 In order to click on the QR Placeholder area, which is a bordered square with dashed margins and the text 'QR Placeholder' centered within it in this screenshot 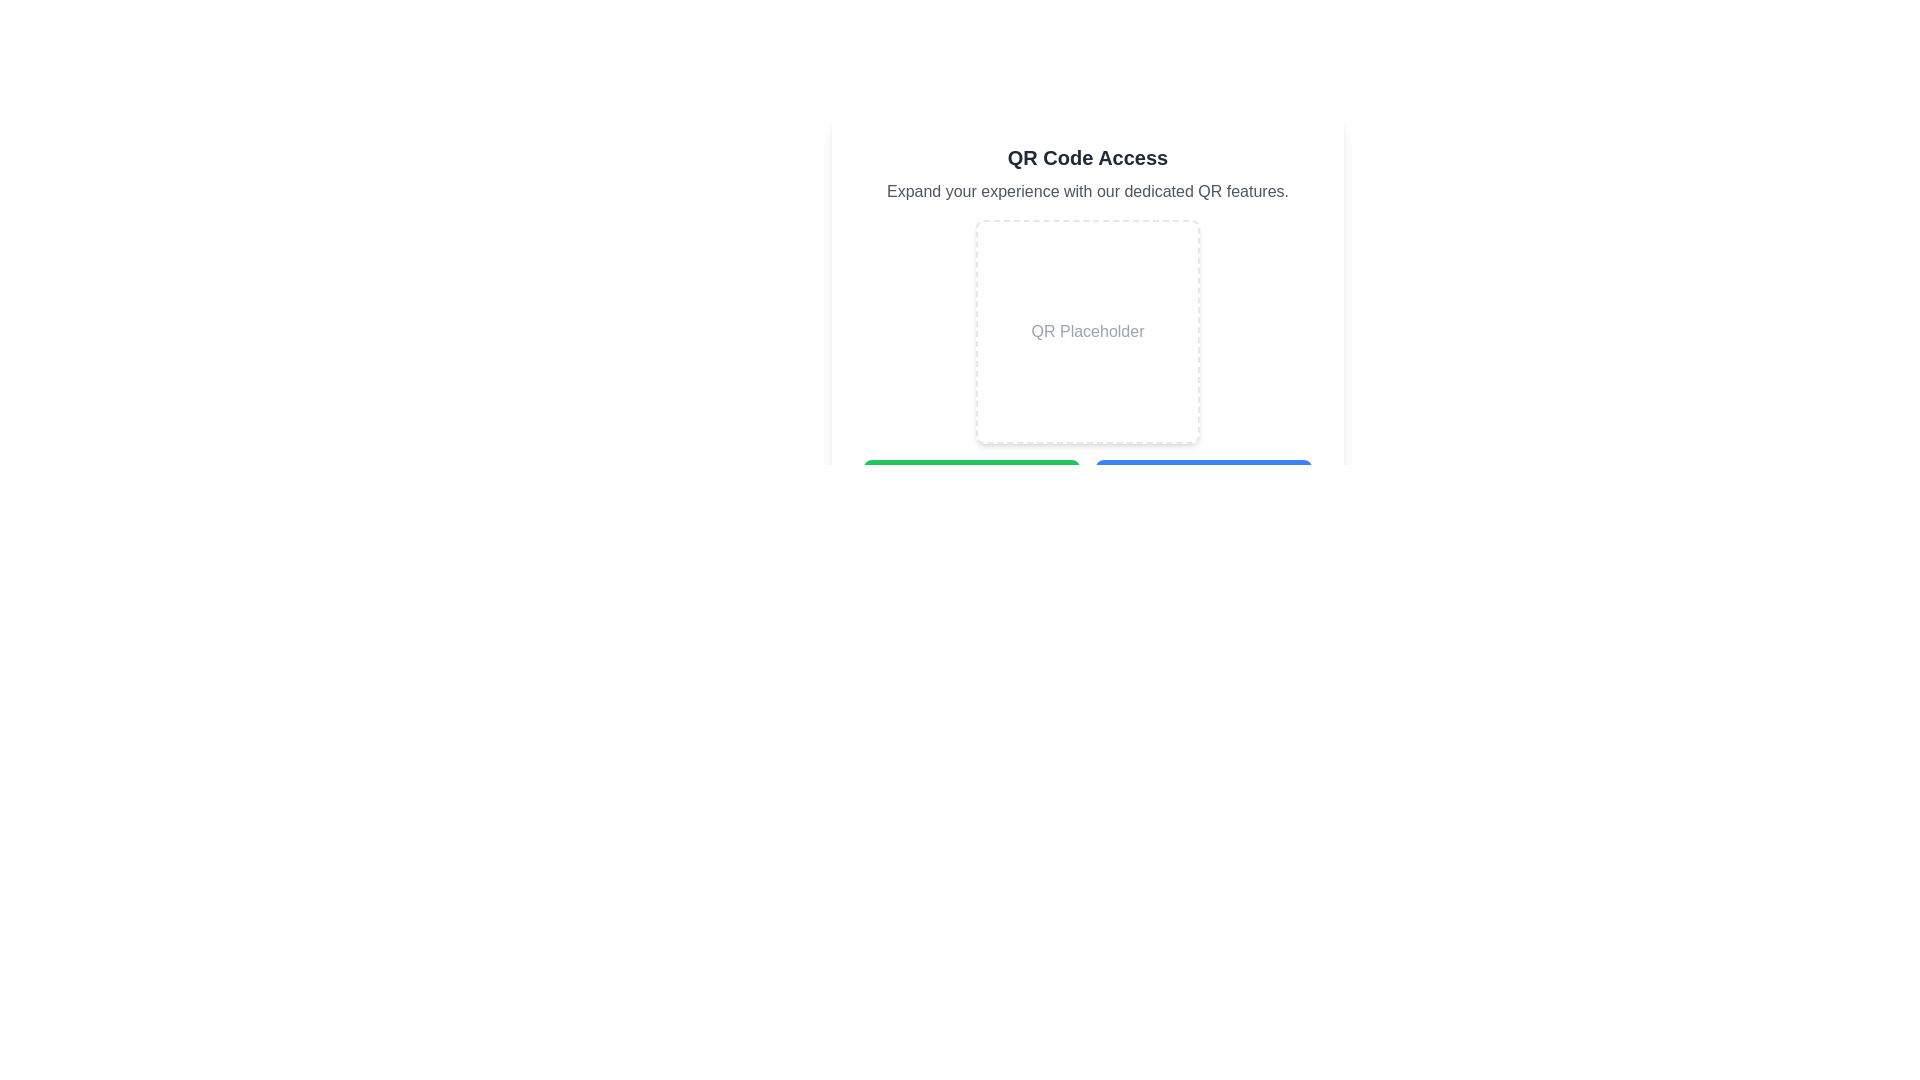, I will do `click(1087, 330)`.